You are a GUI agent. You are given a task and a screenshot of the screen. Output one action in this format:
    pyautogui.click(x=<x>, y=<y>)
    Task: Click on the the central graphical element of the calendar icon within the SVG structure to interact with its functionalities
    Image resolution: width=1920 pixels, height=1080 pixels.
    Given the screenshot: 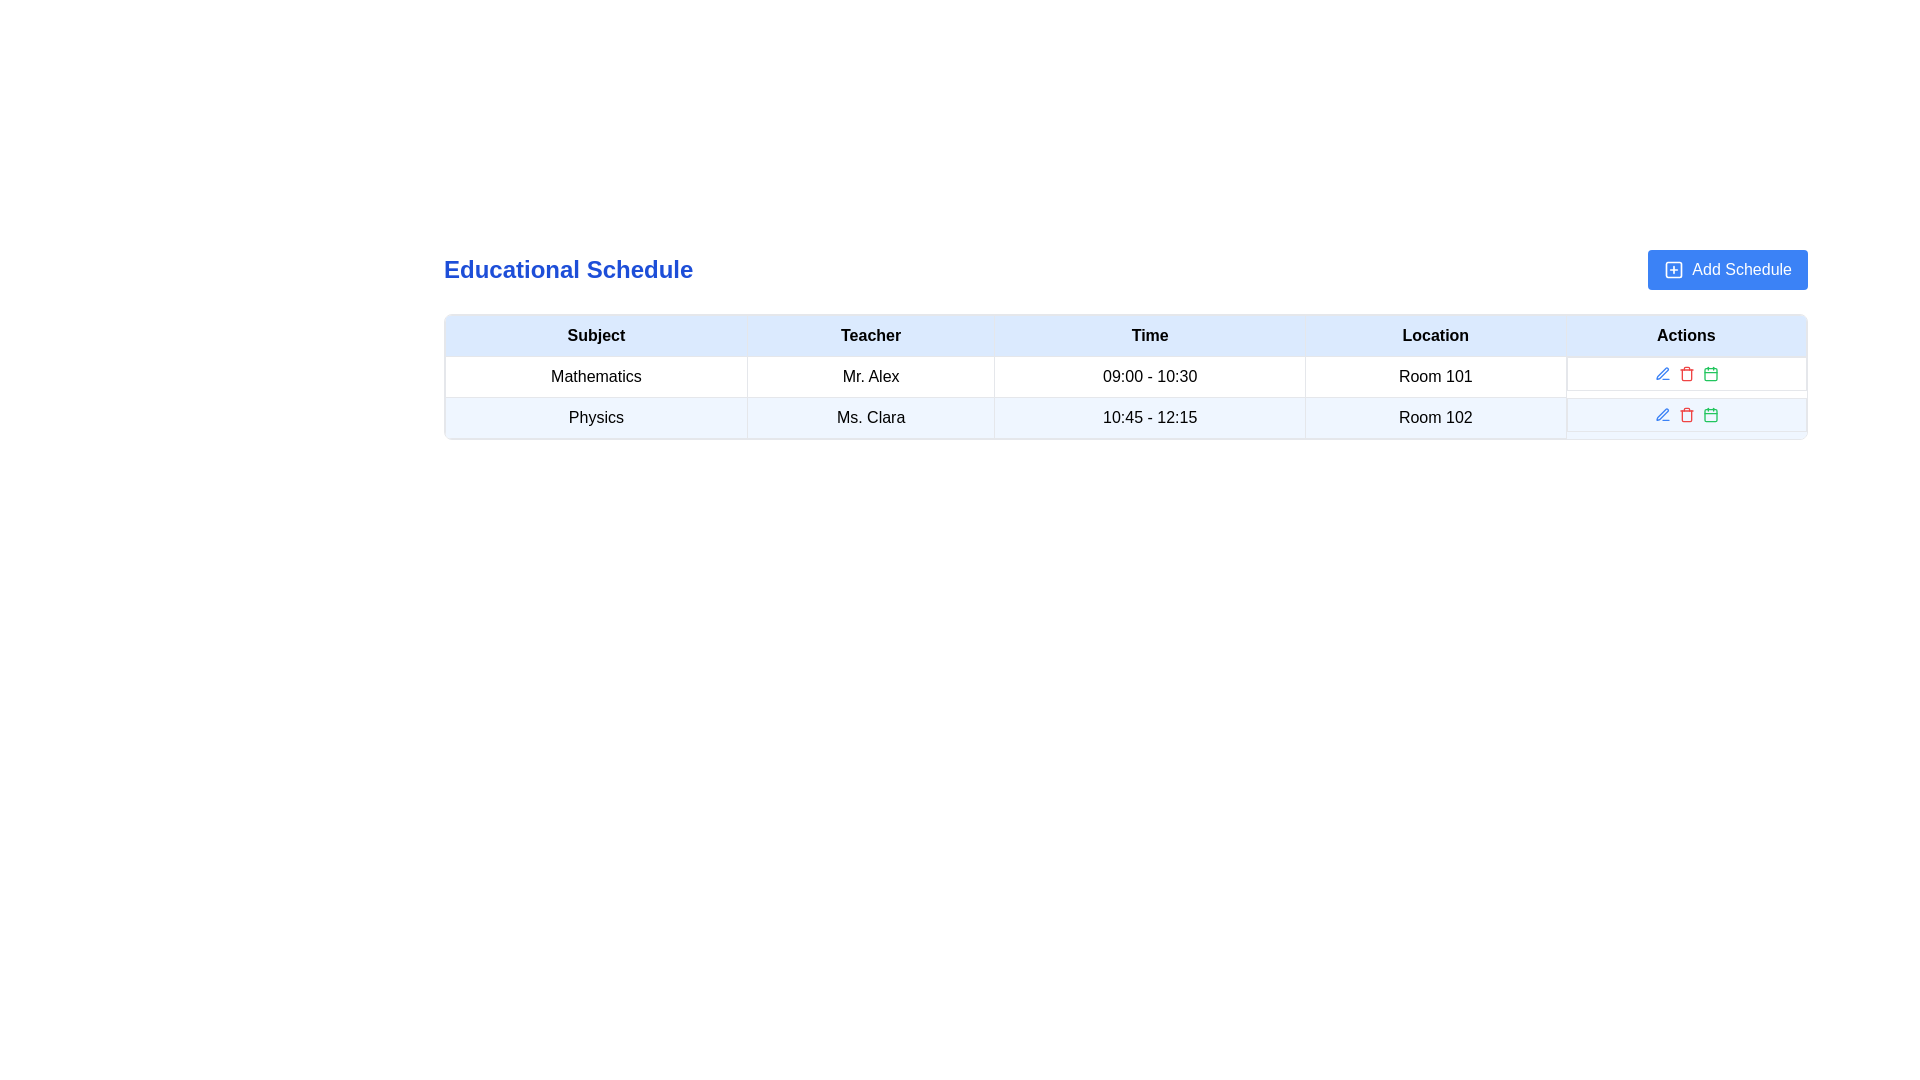 What is the action you would take?
    pyautogui.click(x=1709, y=414)
    